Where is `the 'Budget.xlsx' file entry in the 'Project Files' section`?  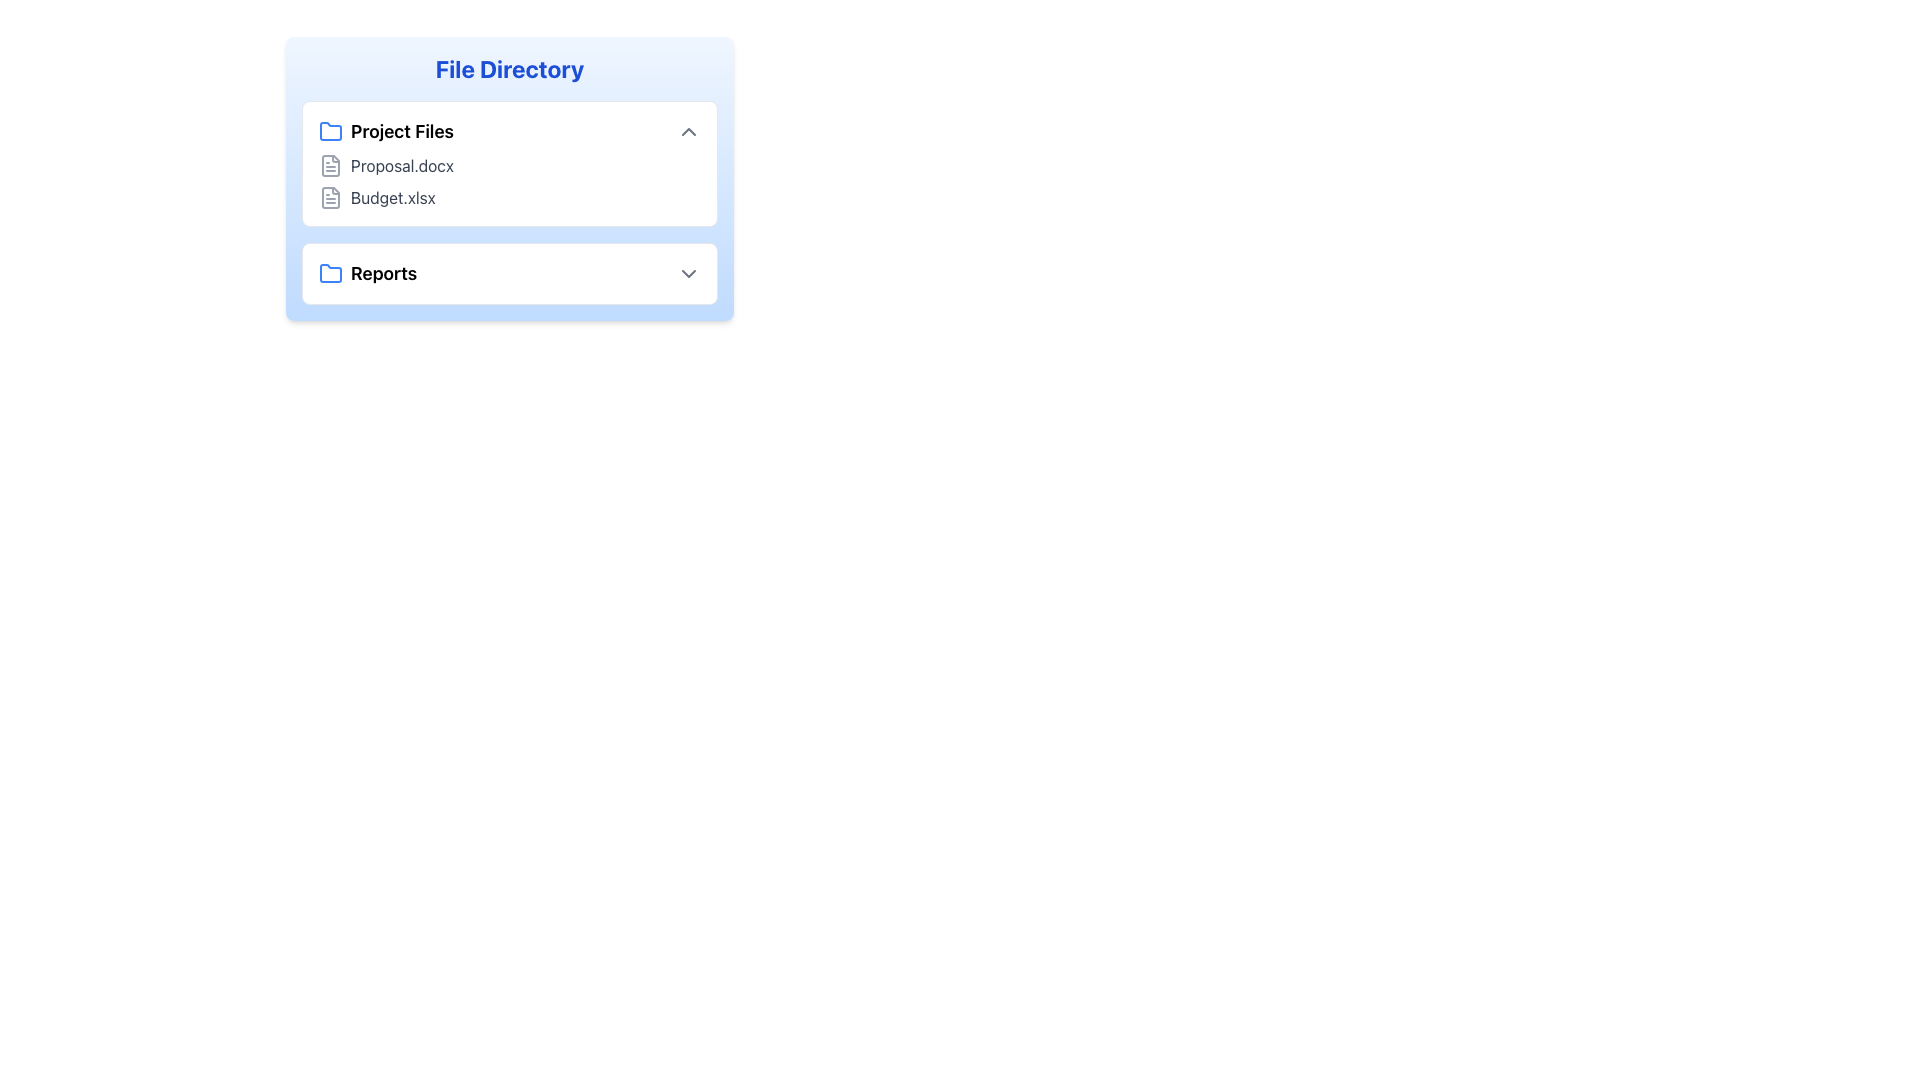
the 'Budget.xlsx' file entry in the 'Project Files' section is located at coordinates (393, 197).